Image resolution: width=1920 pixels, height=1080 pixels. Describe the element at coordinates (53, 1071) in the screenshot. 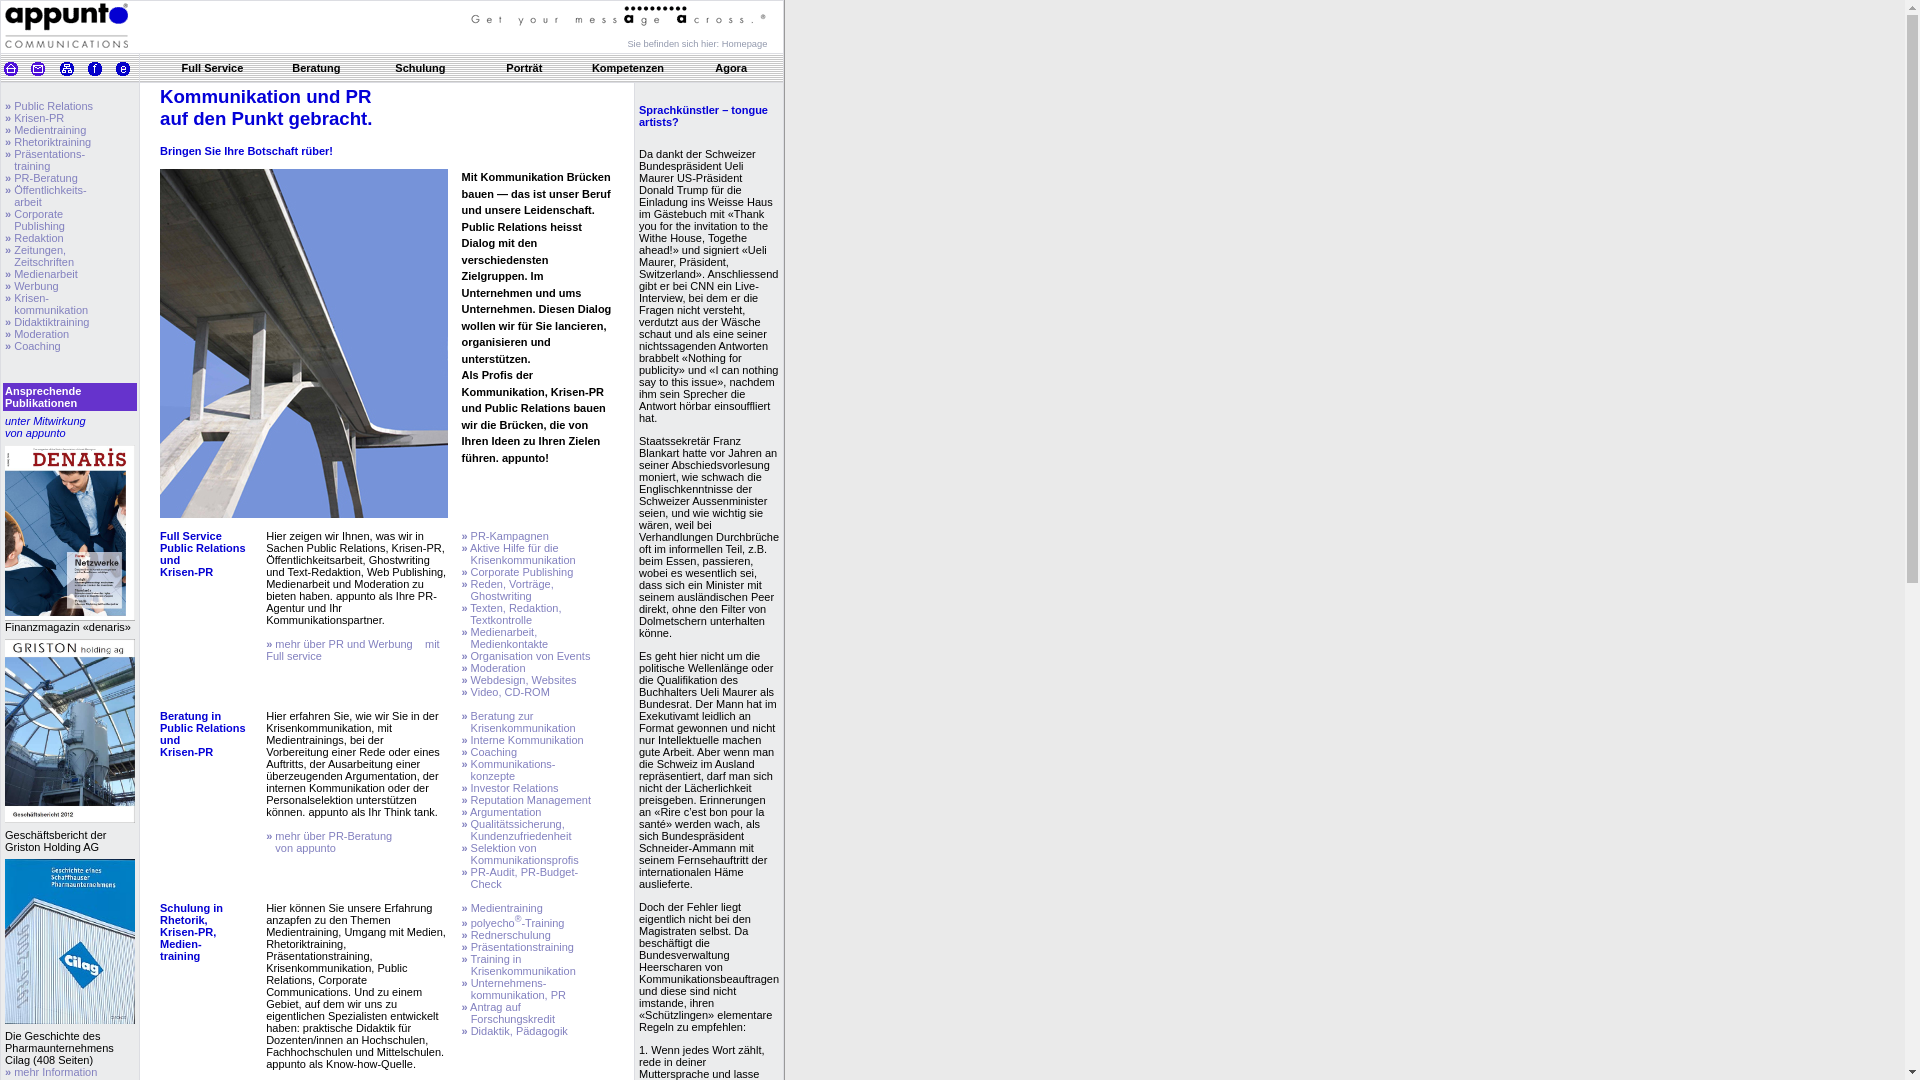

I see `'mehr Information'` at that location.